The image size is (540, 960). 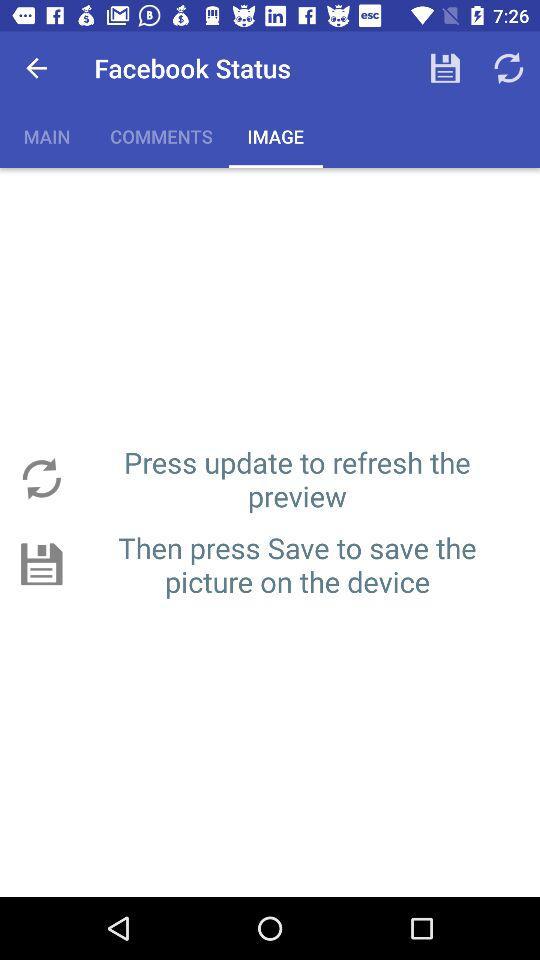 I want to click on the icon above the main item, so click(x=36, y=68).